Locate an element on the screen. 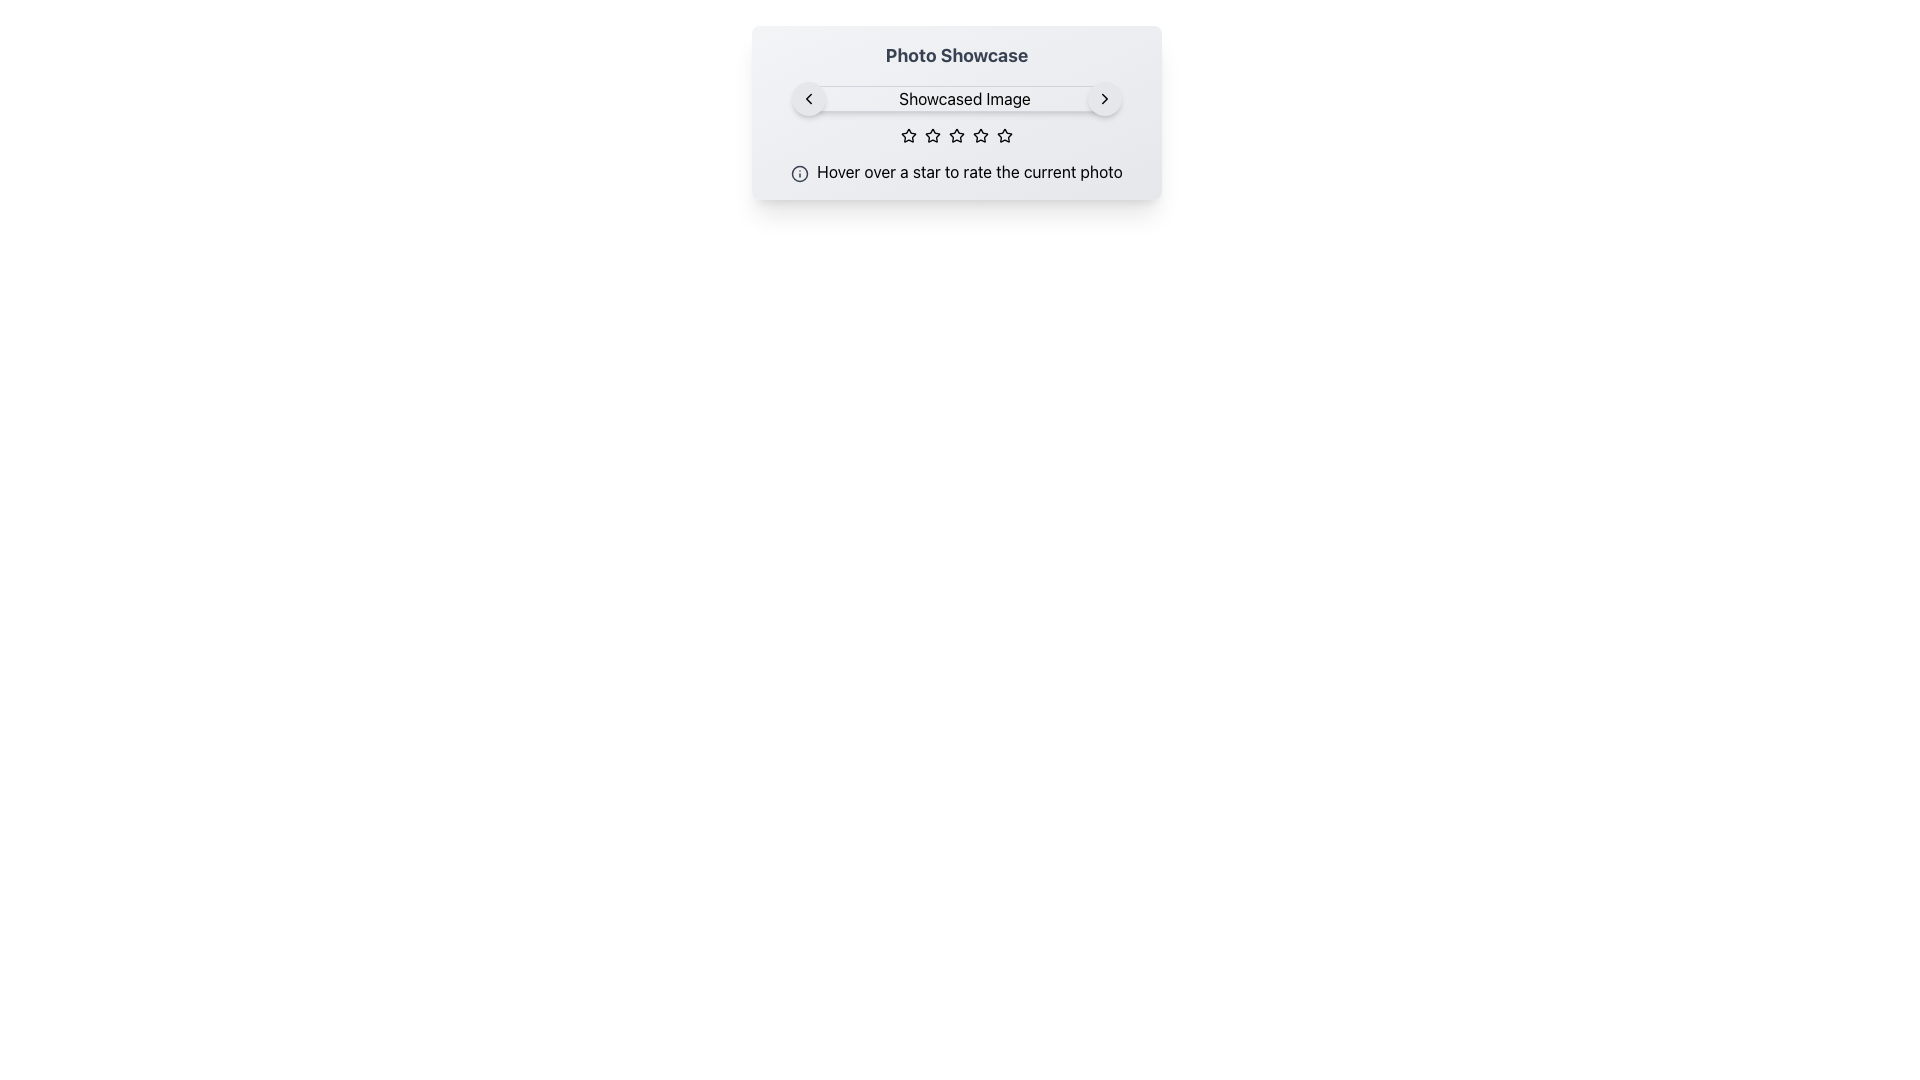 The height and width of the screenshot is (1080, 1920). the third star-shaped rating icon in the row of five stars under the text 'Showcased Image' is located at coordinates (955, 135).